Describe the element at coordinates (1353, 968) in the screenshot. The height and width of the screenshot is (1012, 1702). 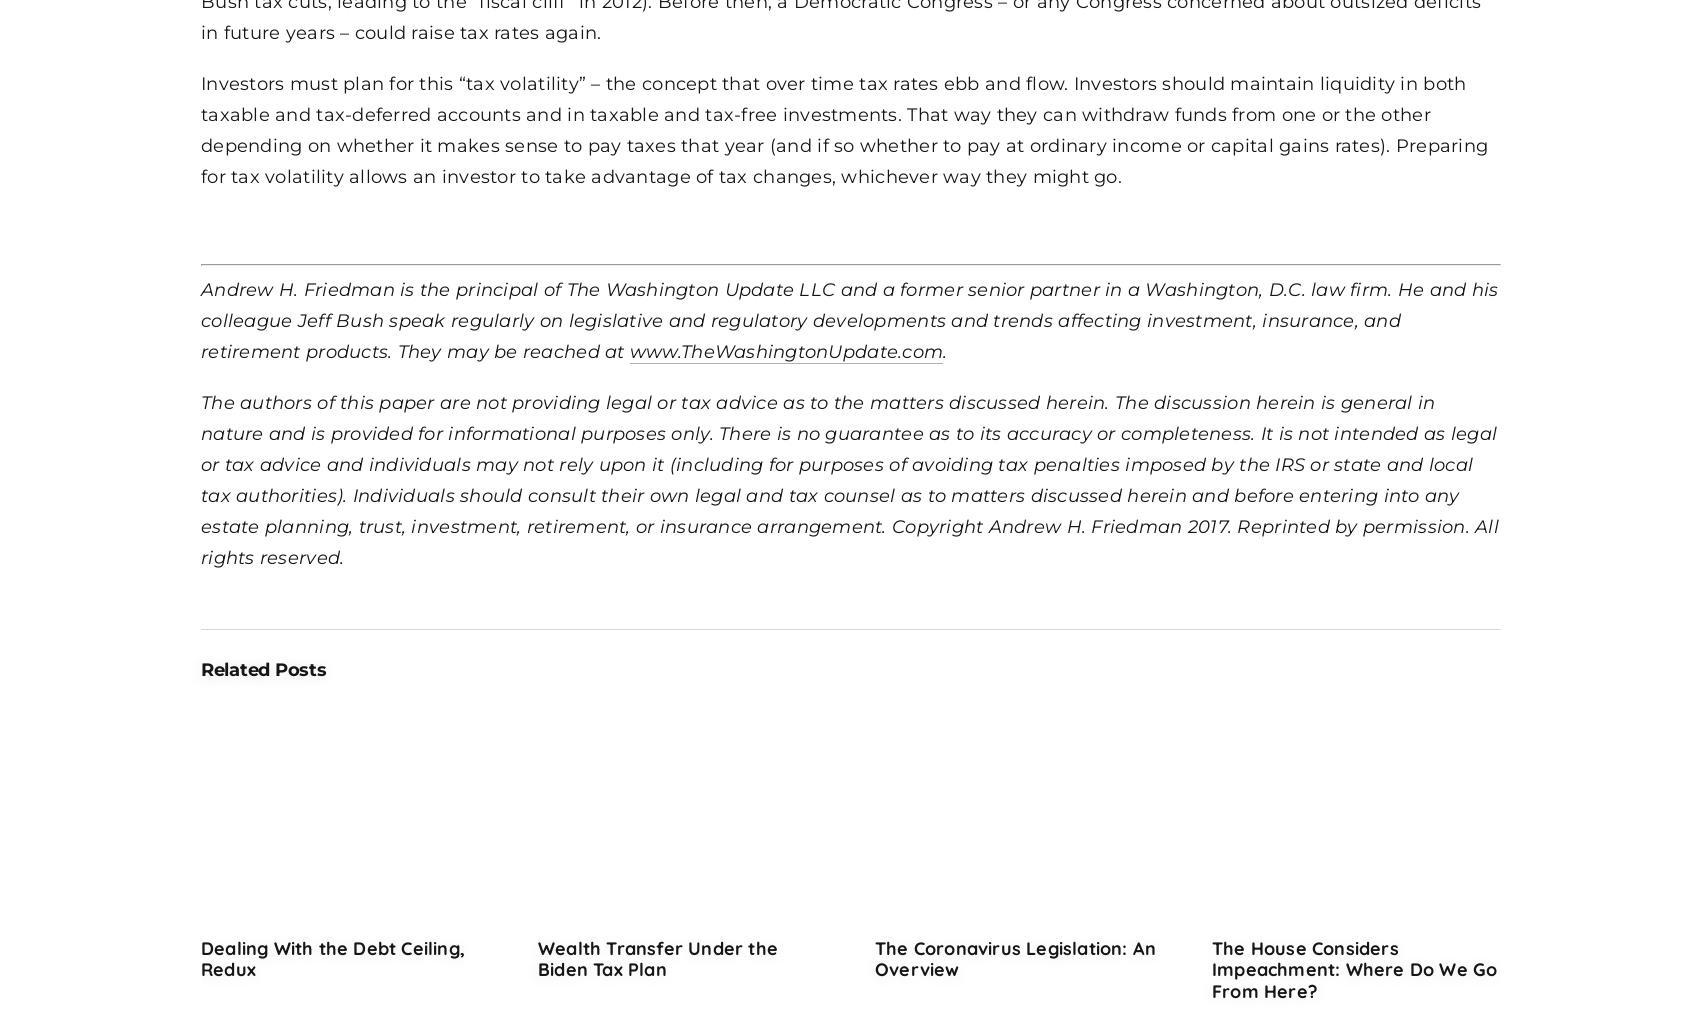
I see `'The House Considers Impeachment: Where Do We Go From Here?'` at that location.